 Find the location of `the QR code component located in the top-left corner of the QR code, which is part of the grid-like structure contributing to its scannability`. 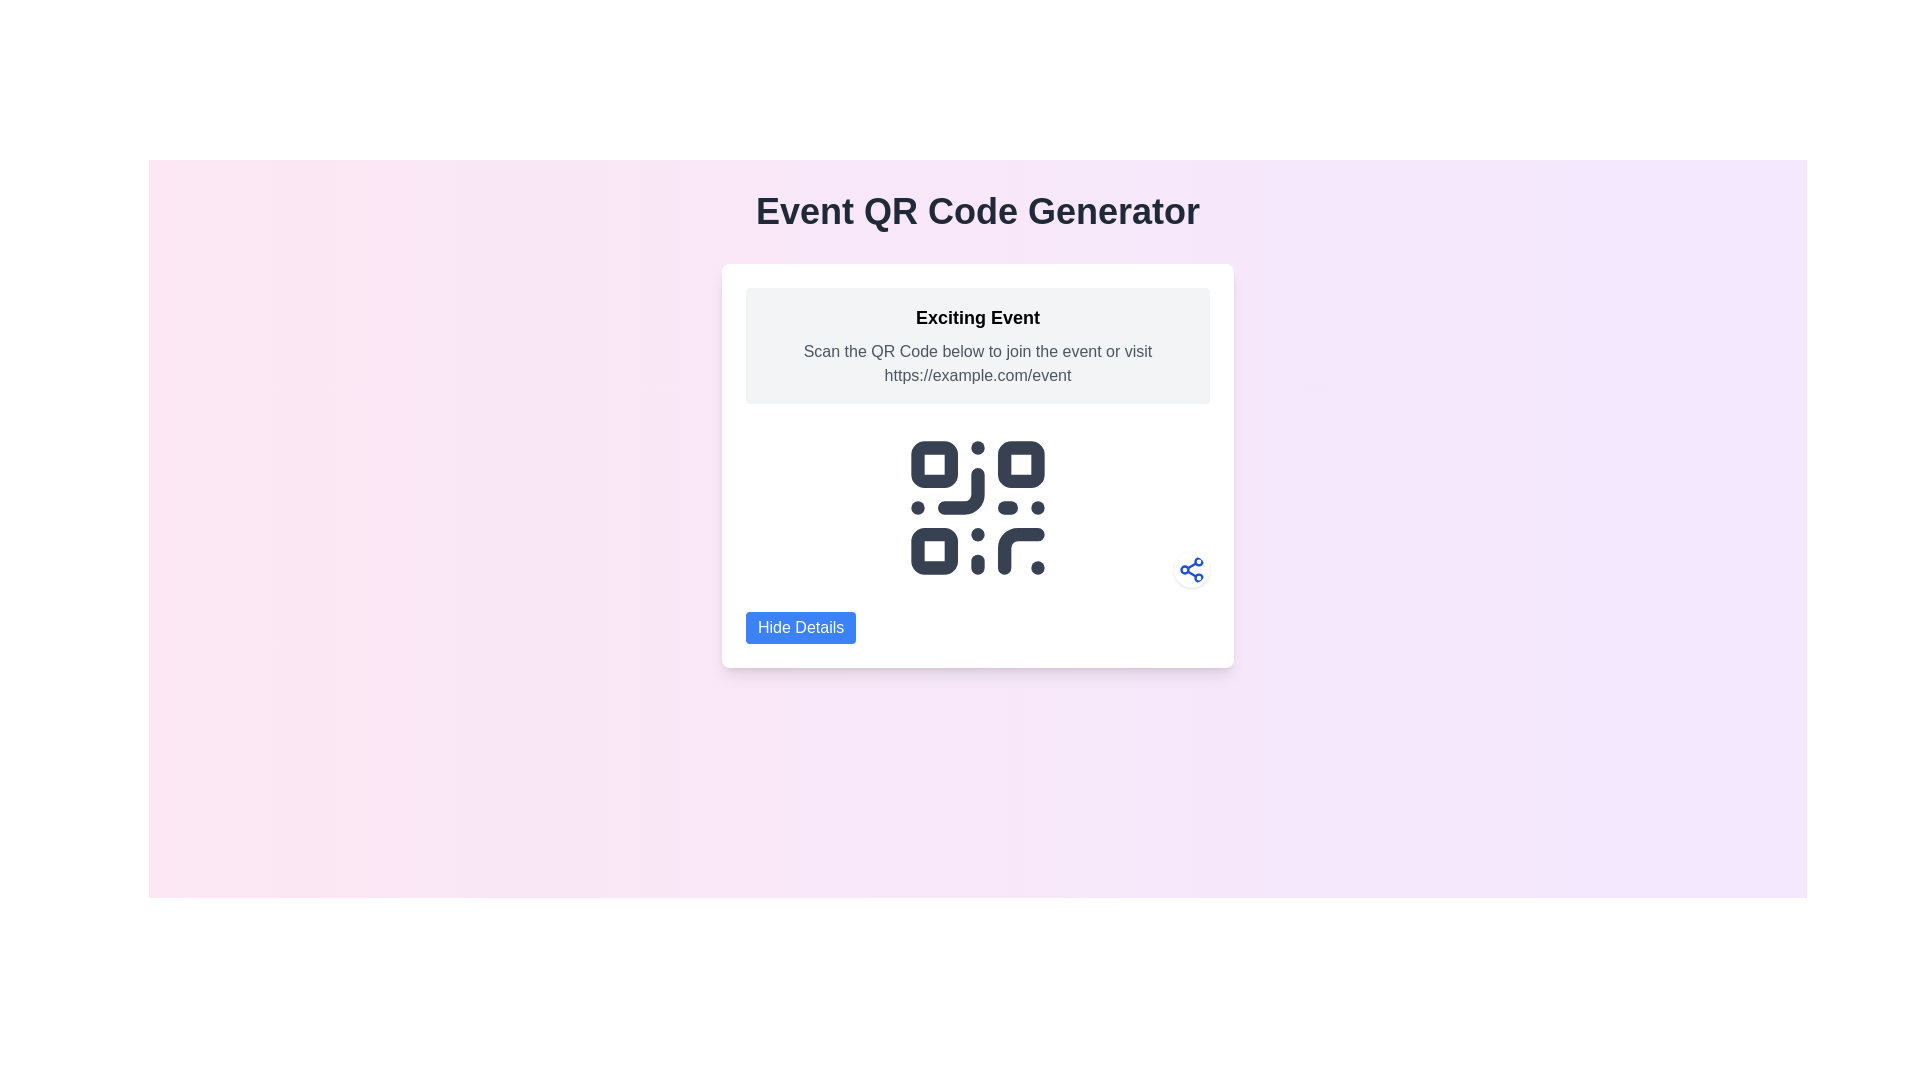

the QR code component located in the top-left corner of the QR code, which is part of the grid-like structure contributing to its scannability is located at coordinates (933, 464).